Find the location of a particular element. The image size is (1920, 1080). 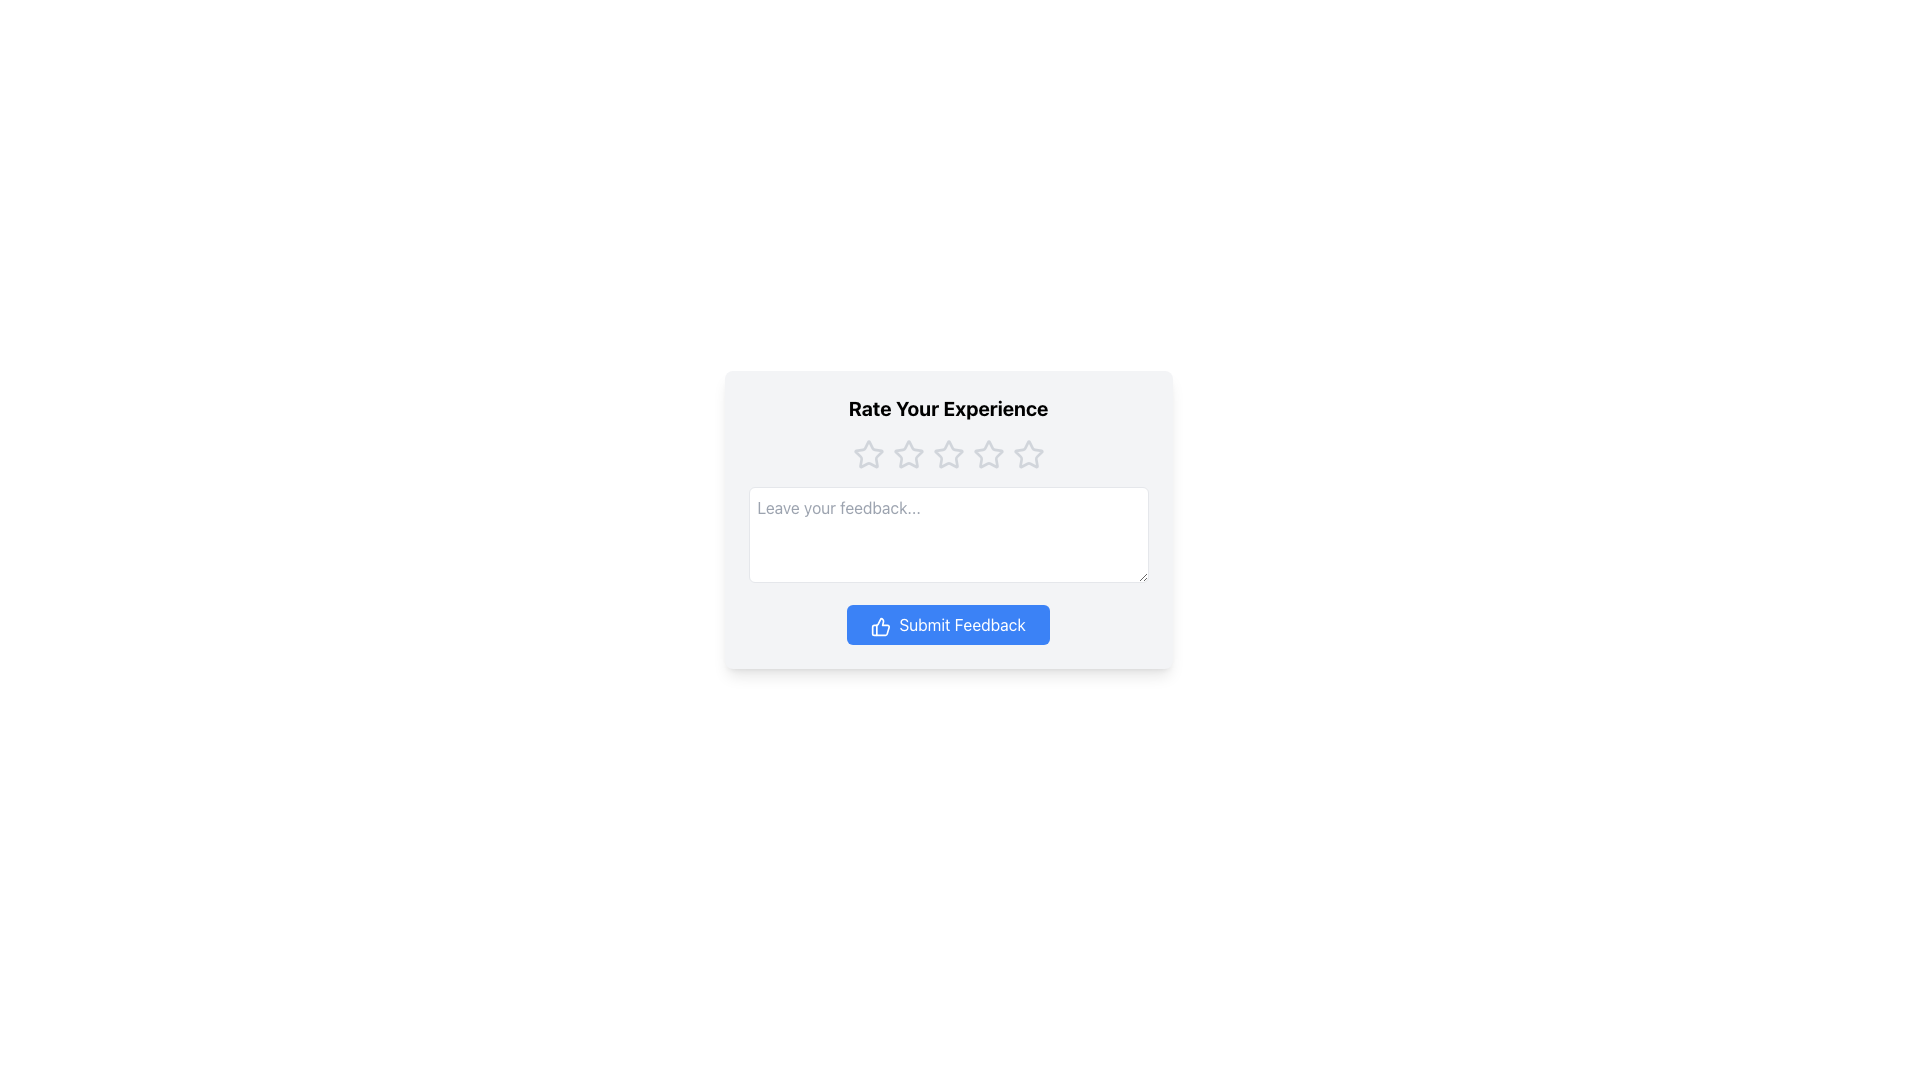

the static text element displaying 'Rate Your Experience', which is bold, black, and located at the top of a light gray rounded card is located at coordinates (947, 407).